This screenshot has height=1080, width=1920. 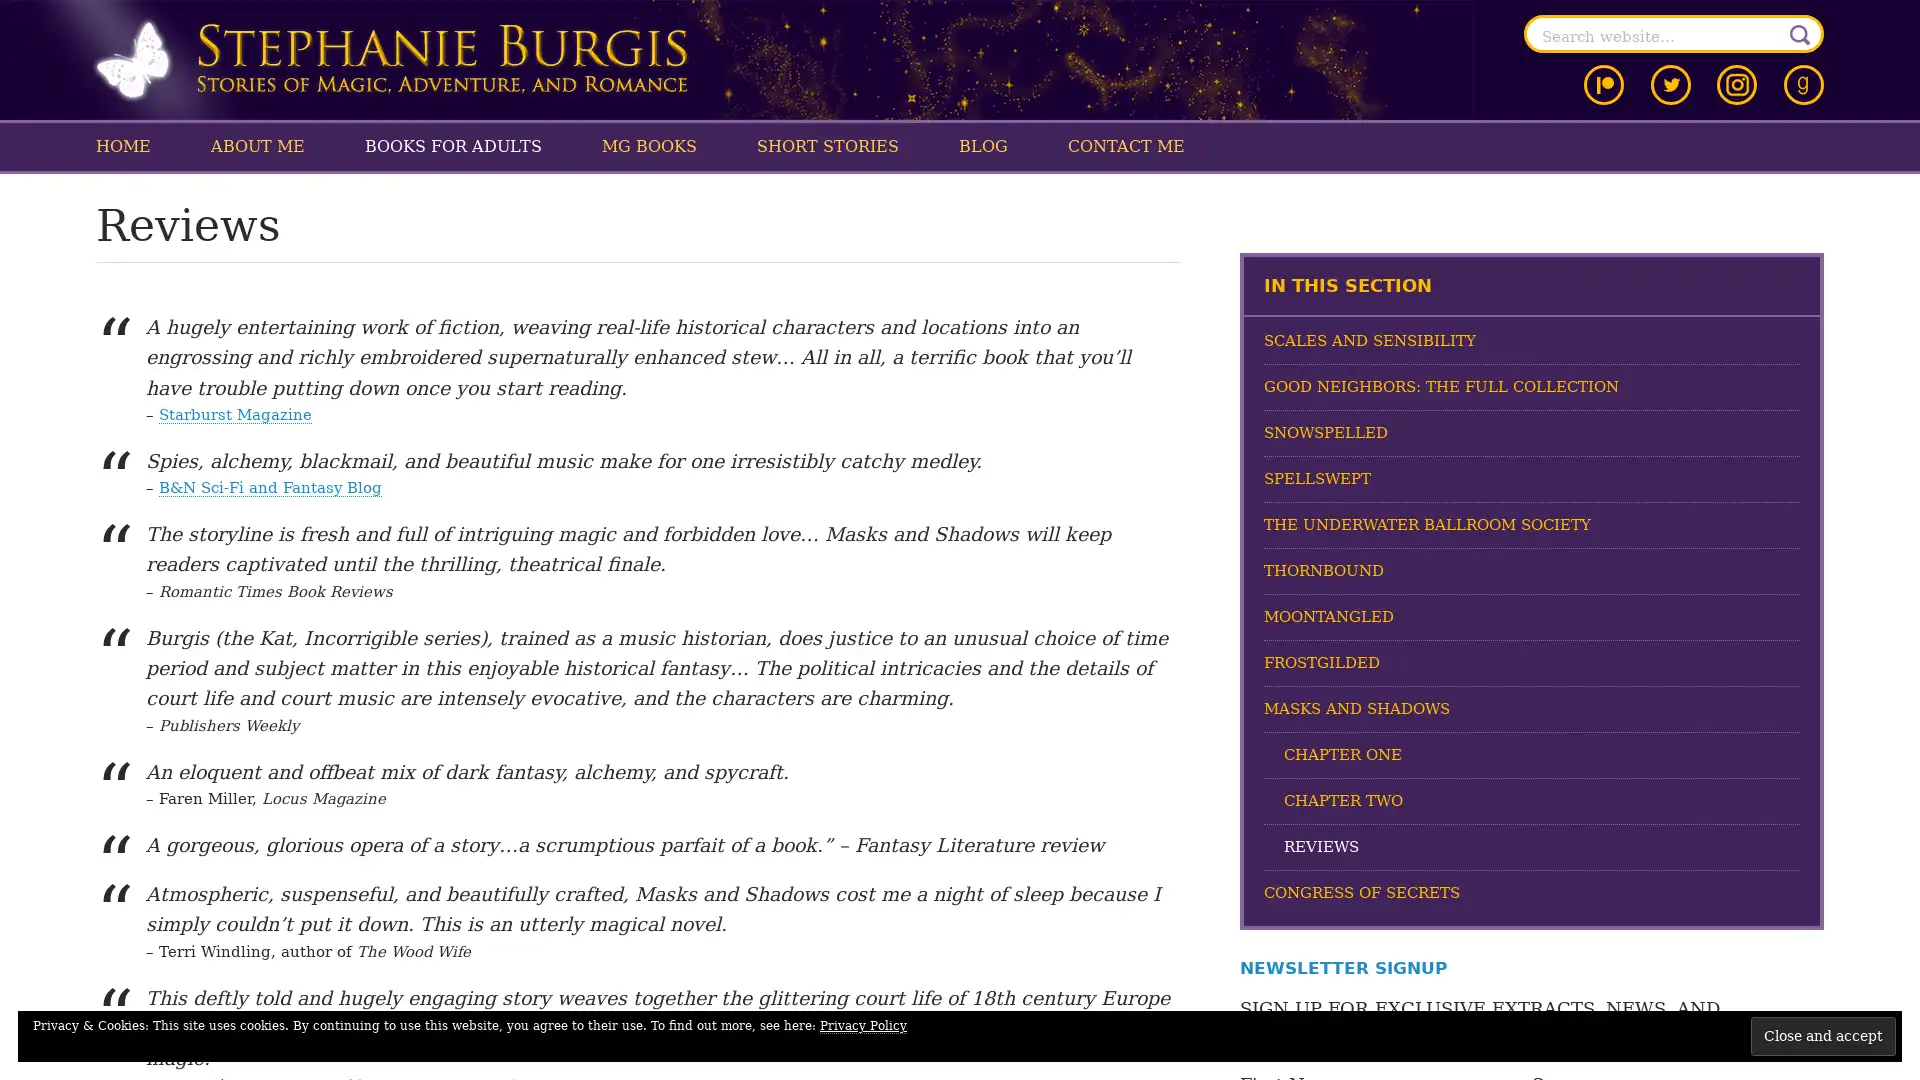 What do you see at coordinates (1800, 34) in the screenshot?
I see `Search` at bounding box center [1800, 34].